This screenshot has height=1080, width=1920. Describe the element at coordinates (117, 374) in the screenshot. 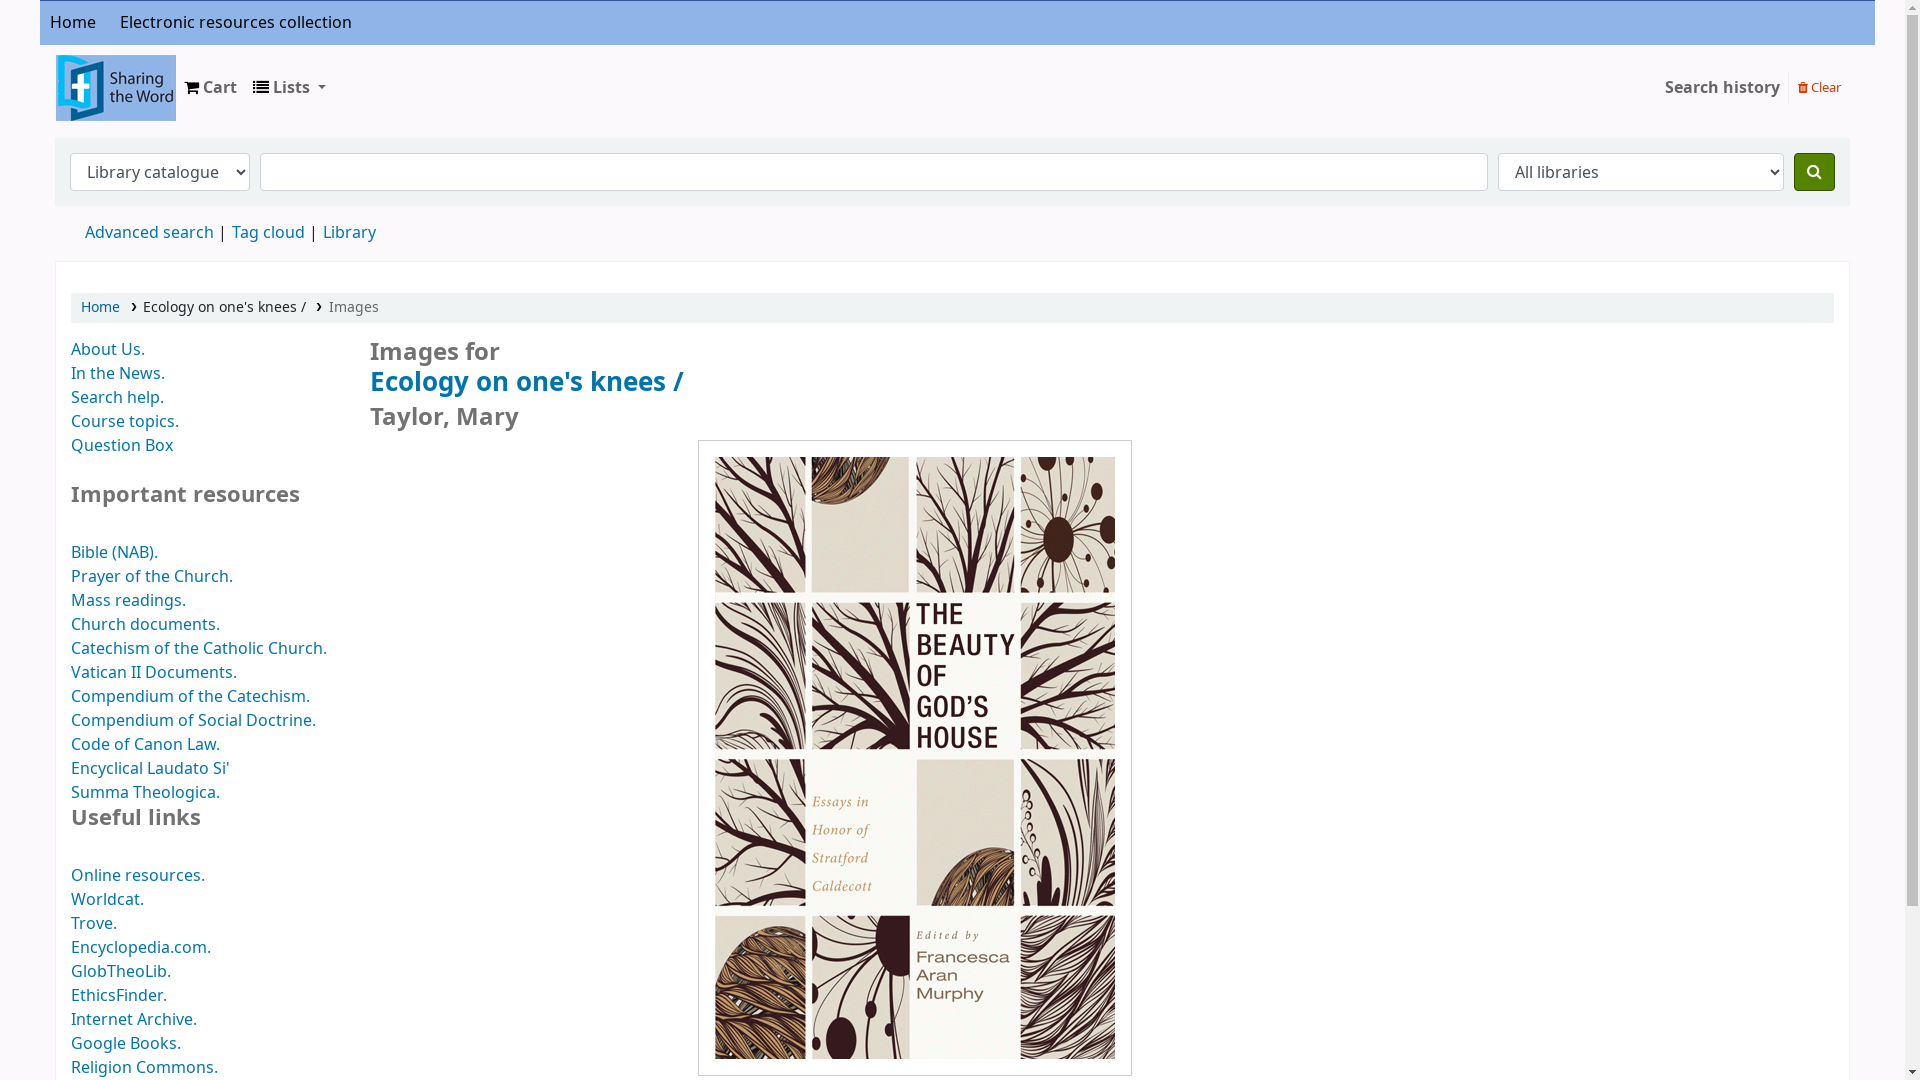

I see `'In the News.'` at that location.